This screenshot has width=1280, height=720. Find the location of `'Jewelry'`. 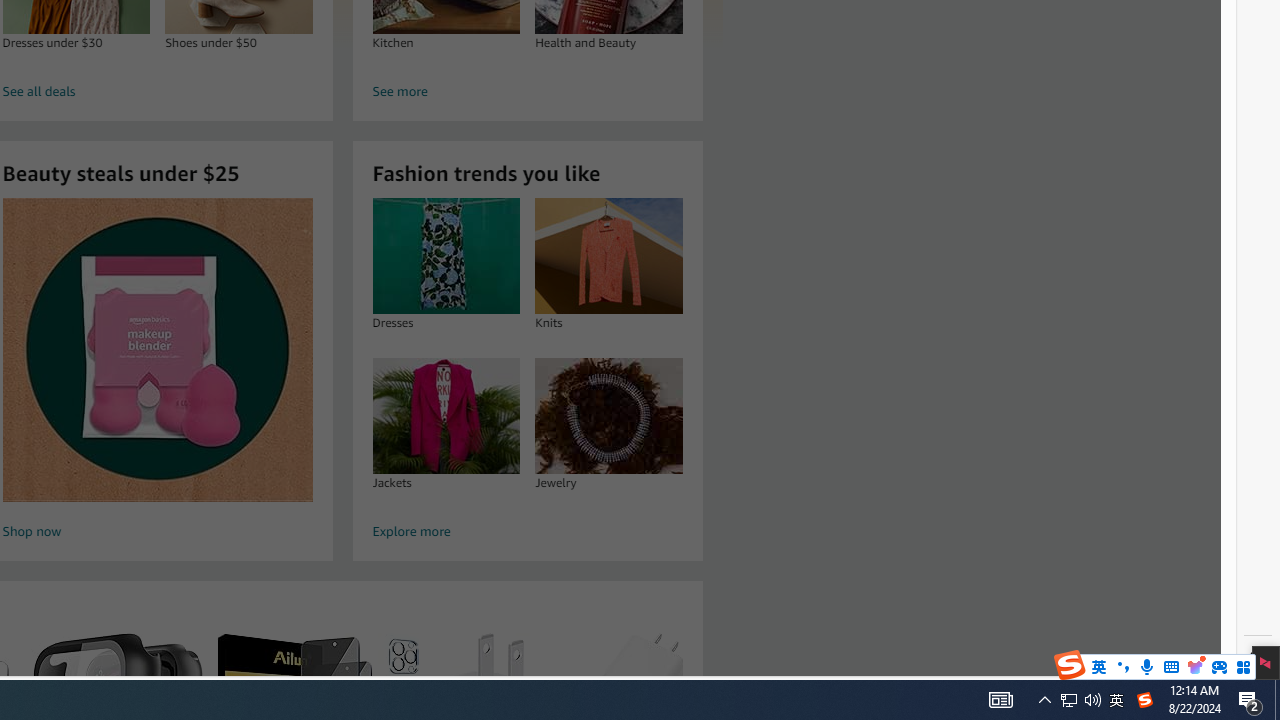

'Jewelry' is located at coordinates (607, 414).